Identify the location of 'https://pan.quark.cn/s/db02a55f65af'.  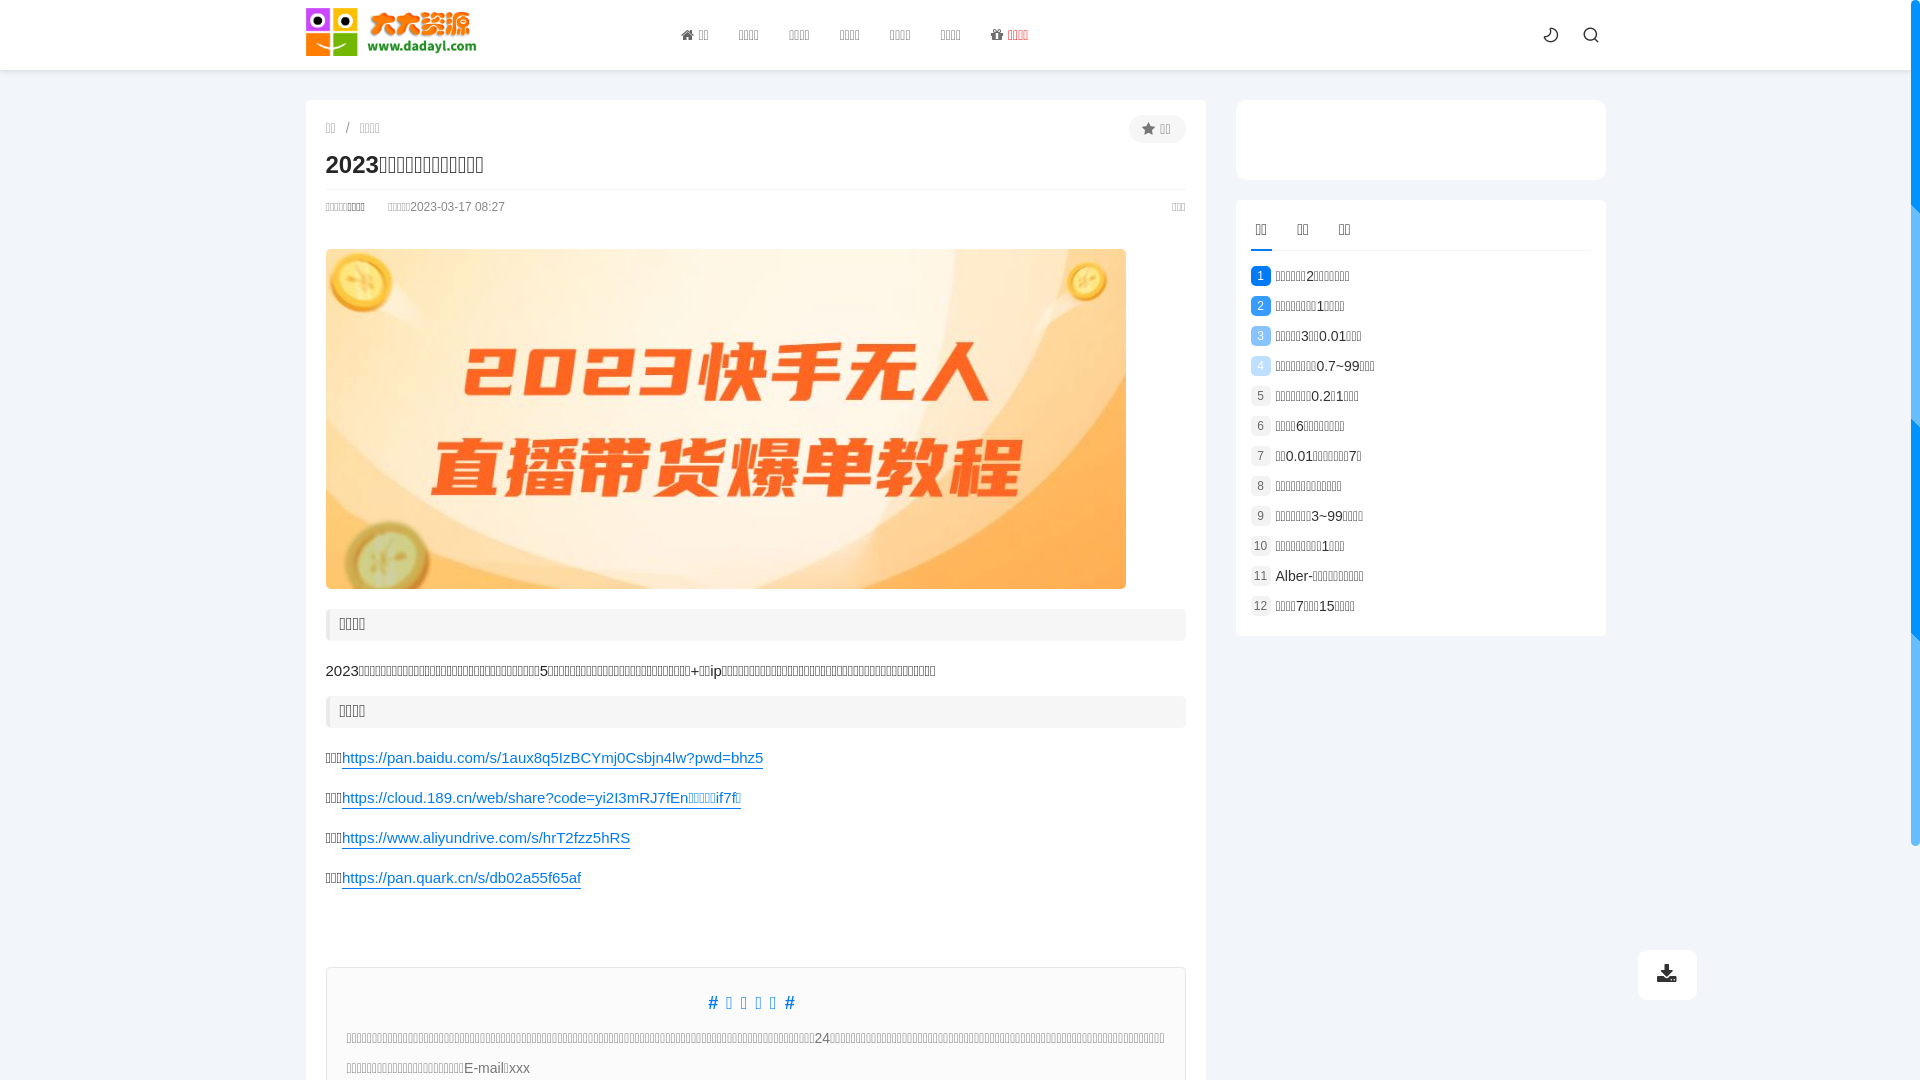
(460, 877).